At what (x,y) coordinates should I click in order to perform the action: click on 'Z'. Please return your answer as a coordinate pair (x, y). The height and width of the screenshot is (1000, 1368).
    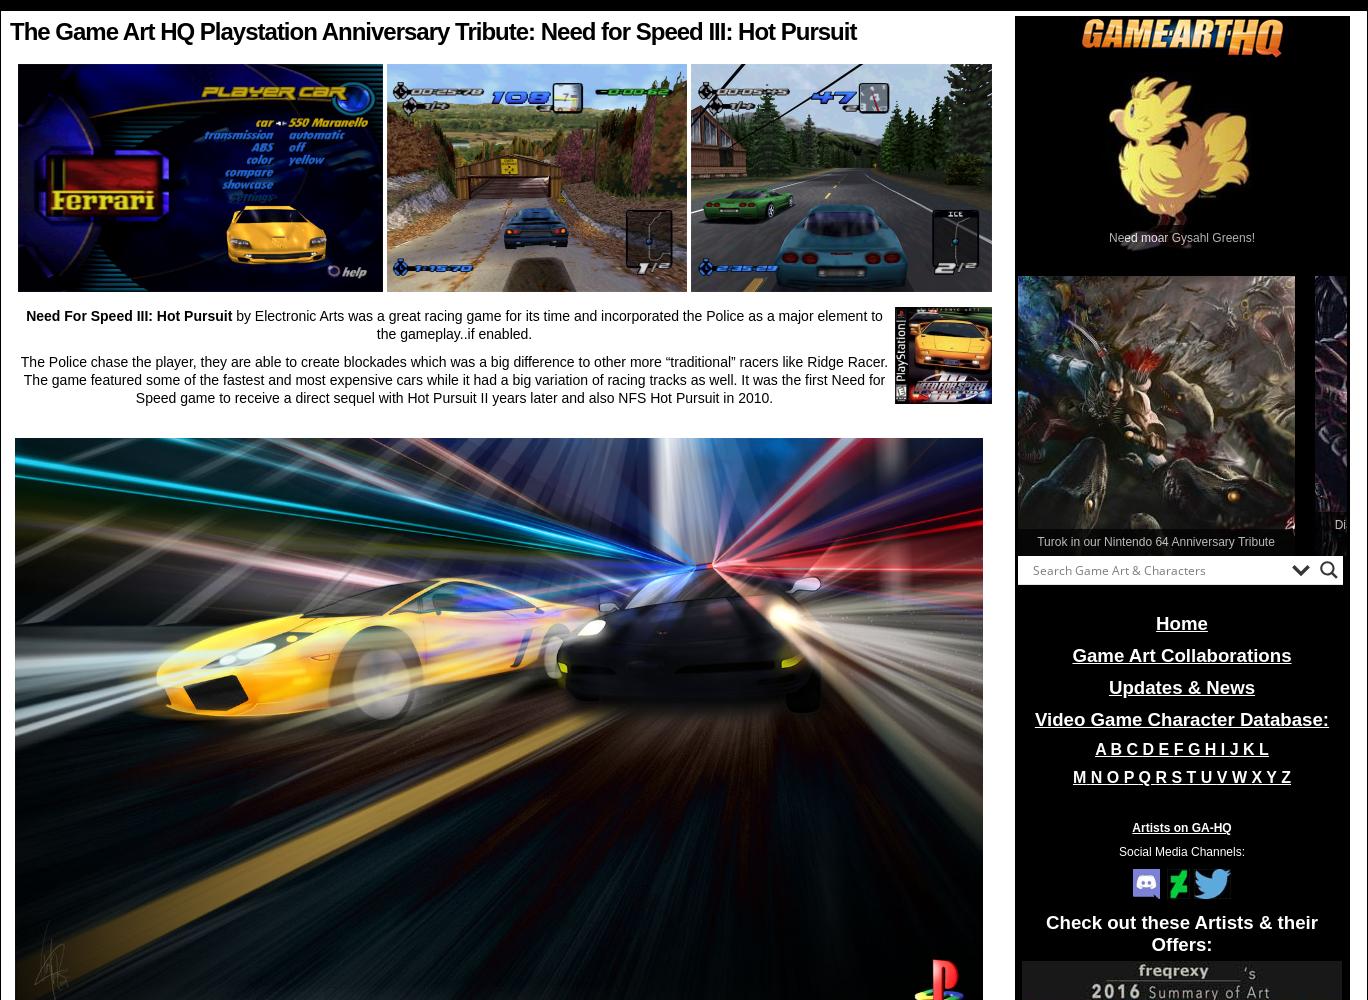
    Looking at the image, I should click on (1279, 777).